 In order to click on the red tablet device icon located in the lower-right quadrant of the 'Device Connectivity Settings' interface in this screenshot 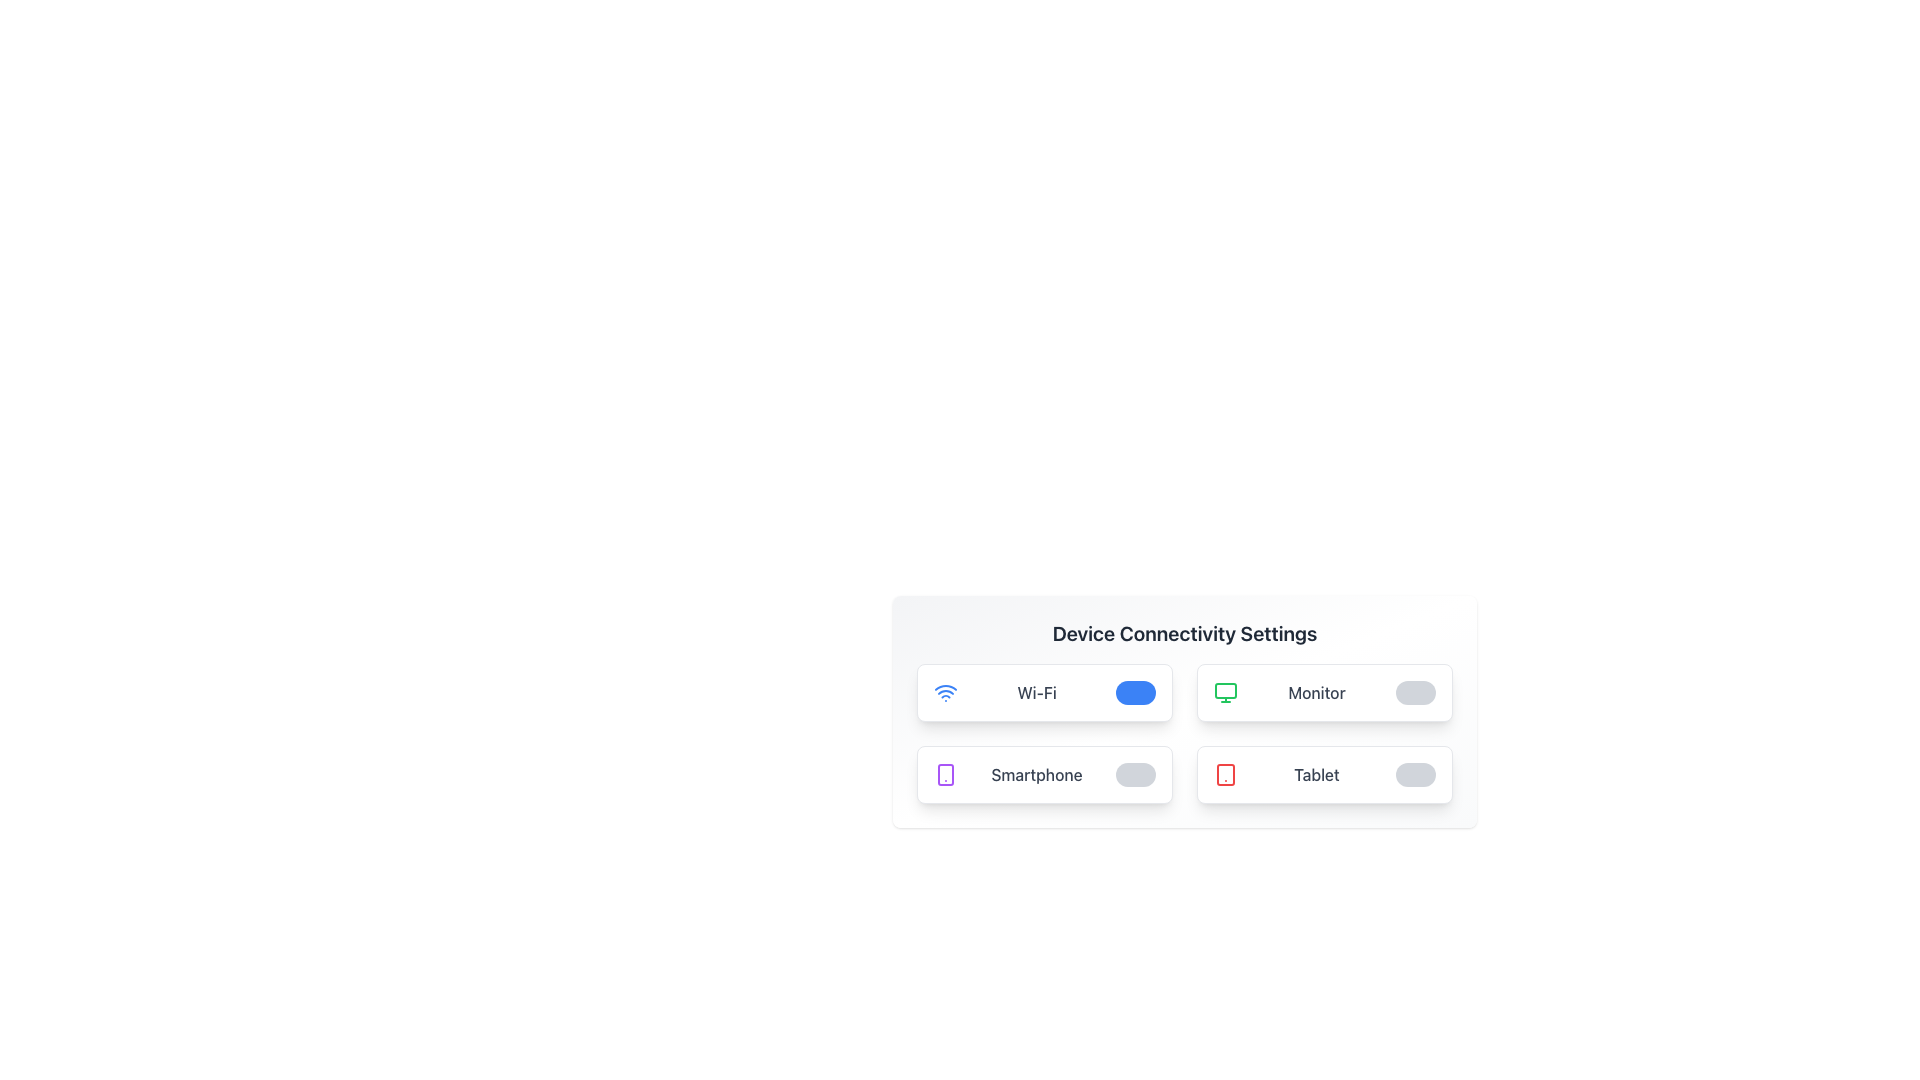, I will do `click(1224, 774)`.